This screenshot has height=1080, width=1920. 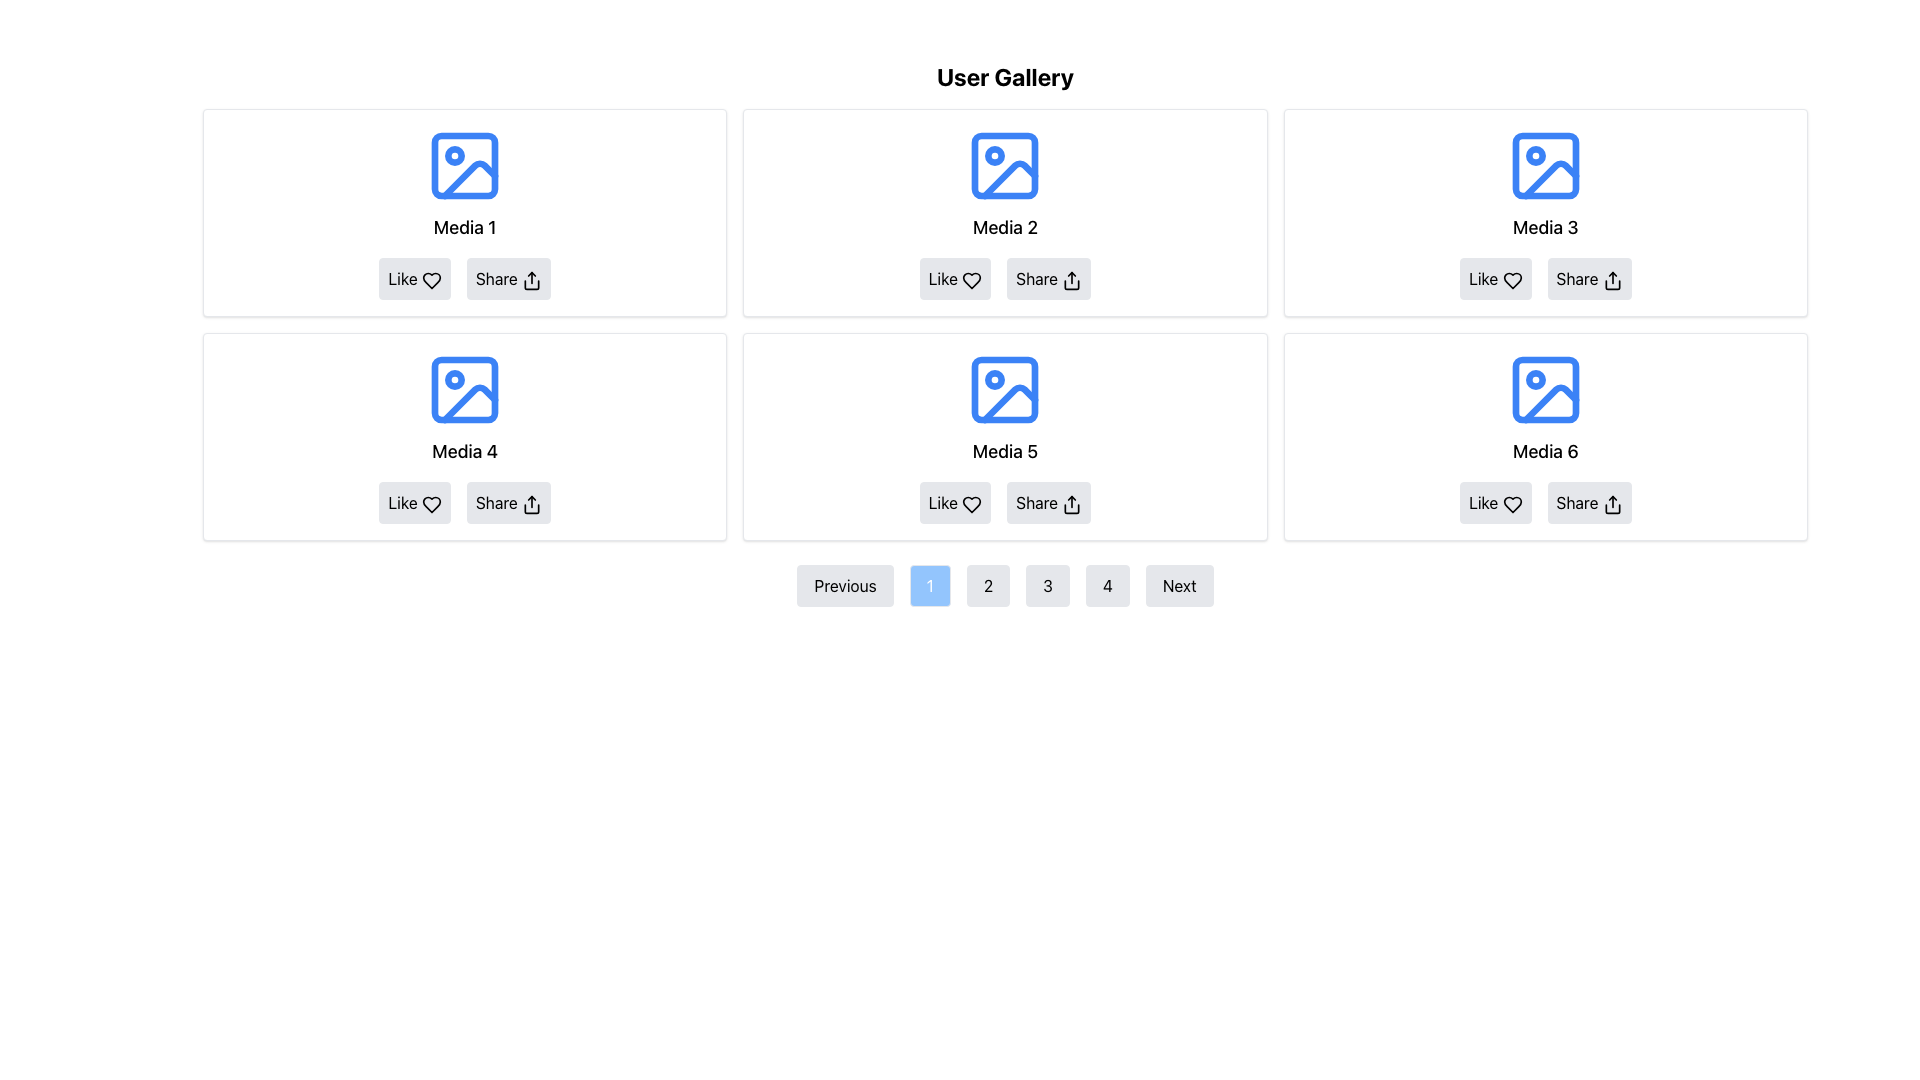 I want to click on the blue icon with a square frame and a circular dot, located at the top-center of the second card in the first row, above the text 'Media 2', so click(x=1005, y=164).